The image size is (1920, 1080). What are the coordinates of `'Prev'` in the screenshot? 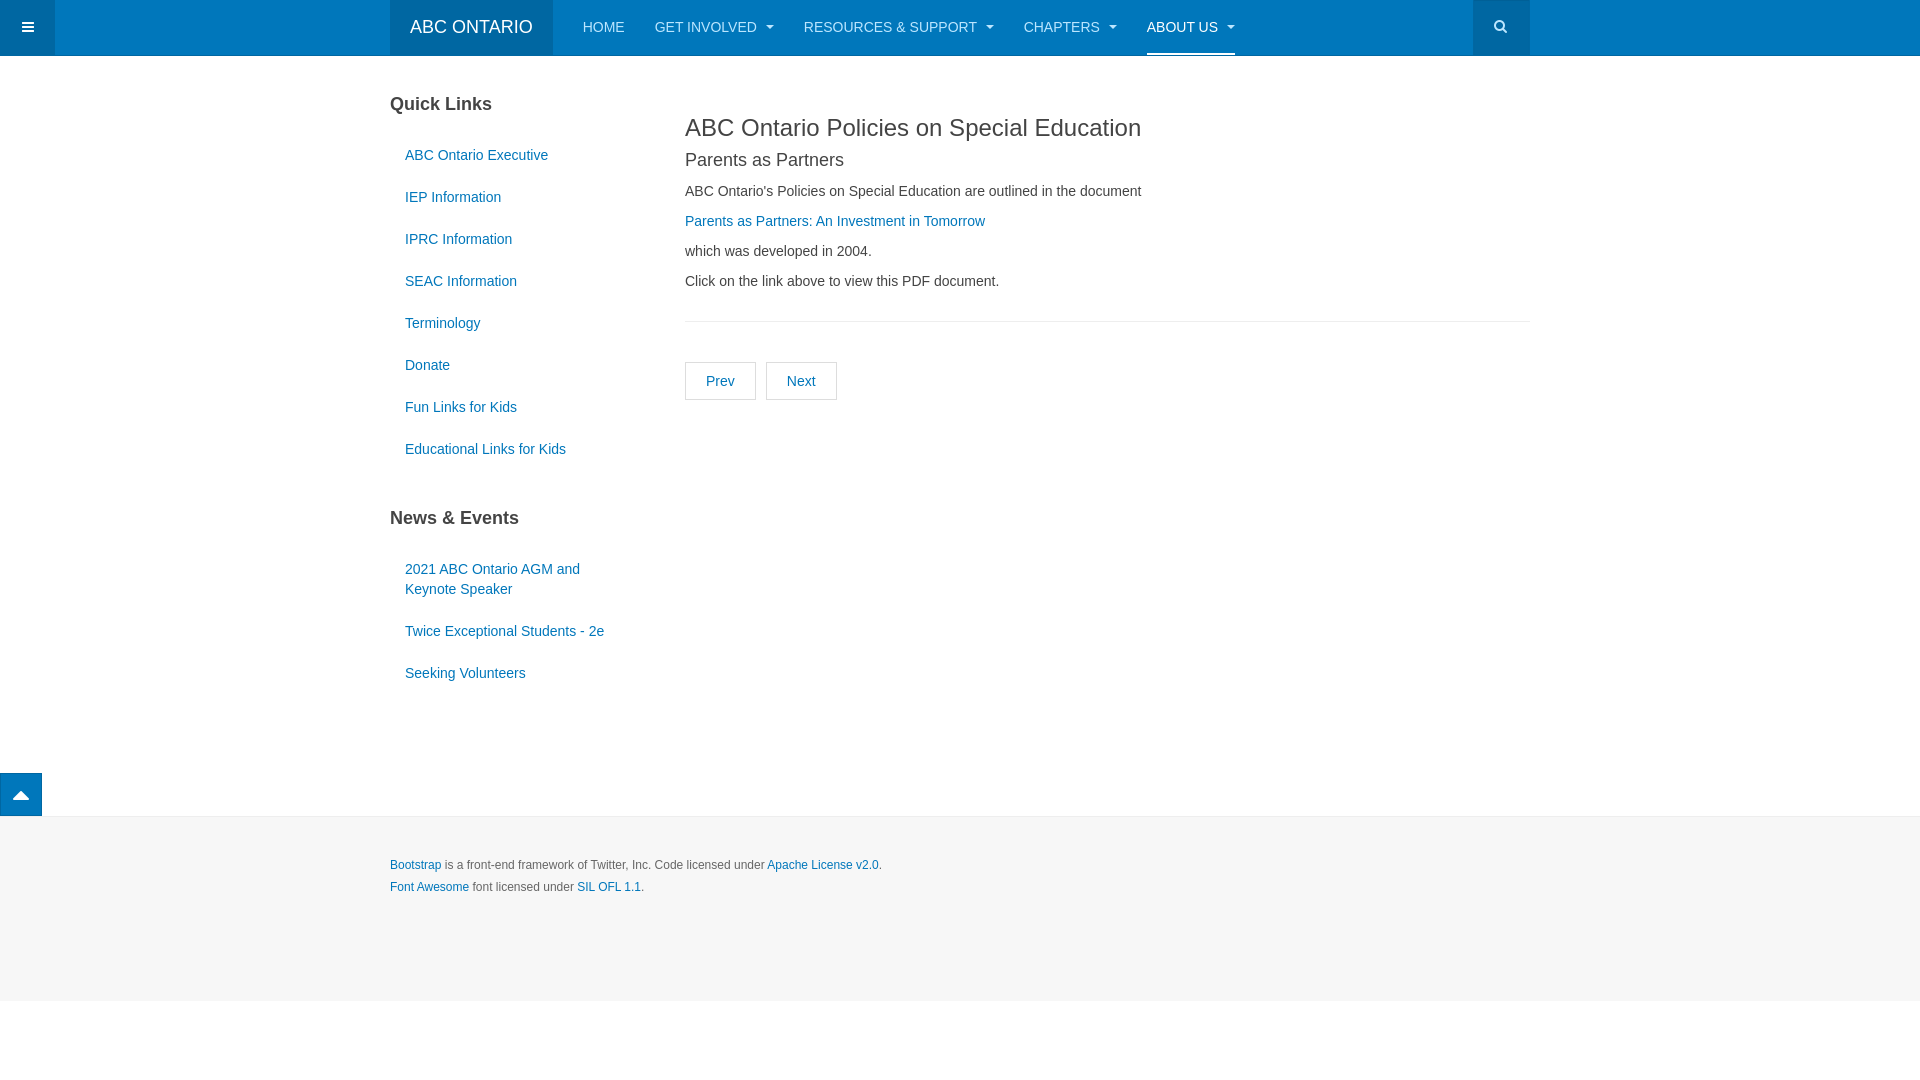 It's located at (685, 381).